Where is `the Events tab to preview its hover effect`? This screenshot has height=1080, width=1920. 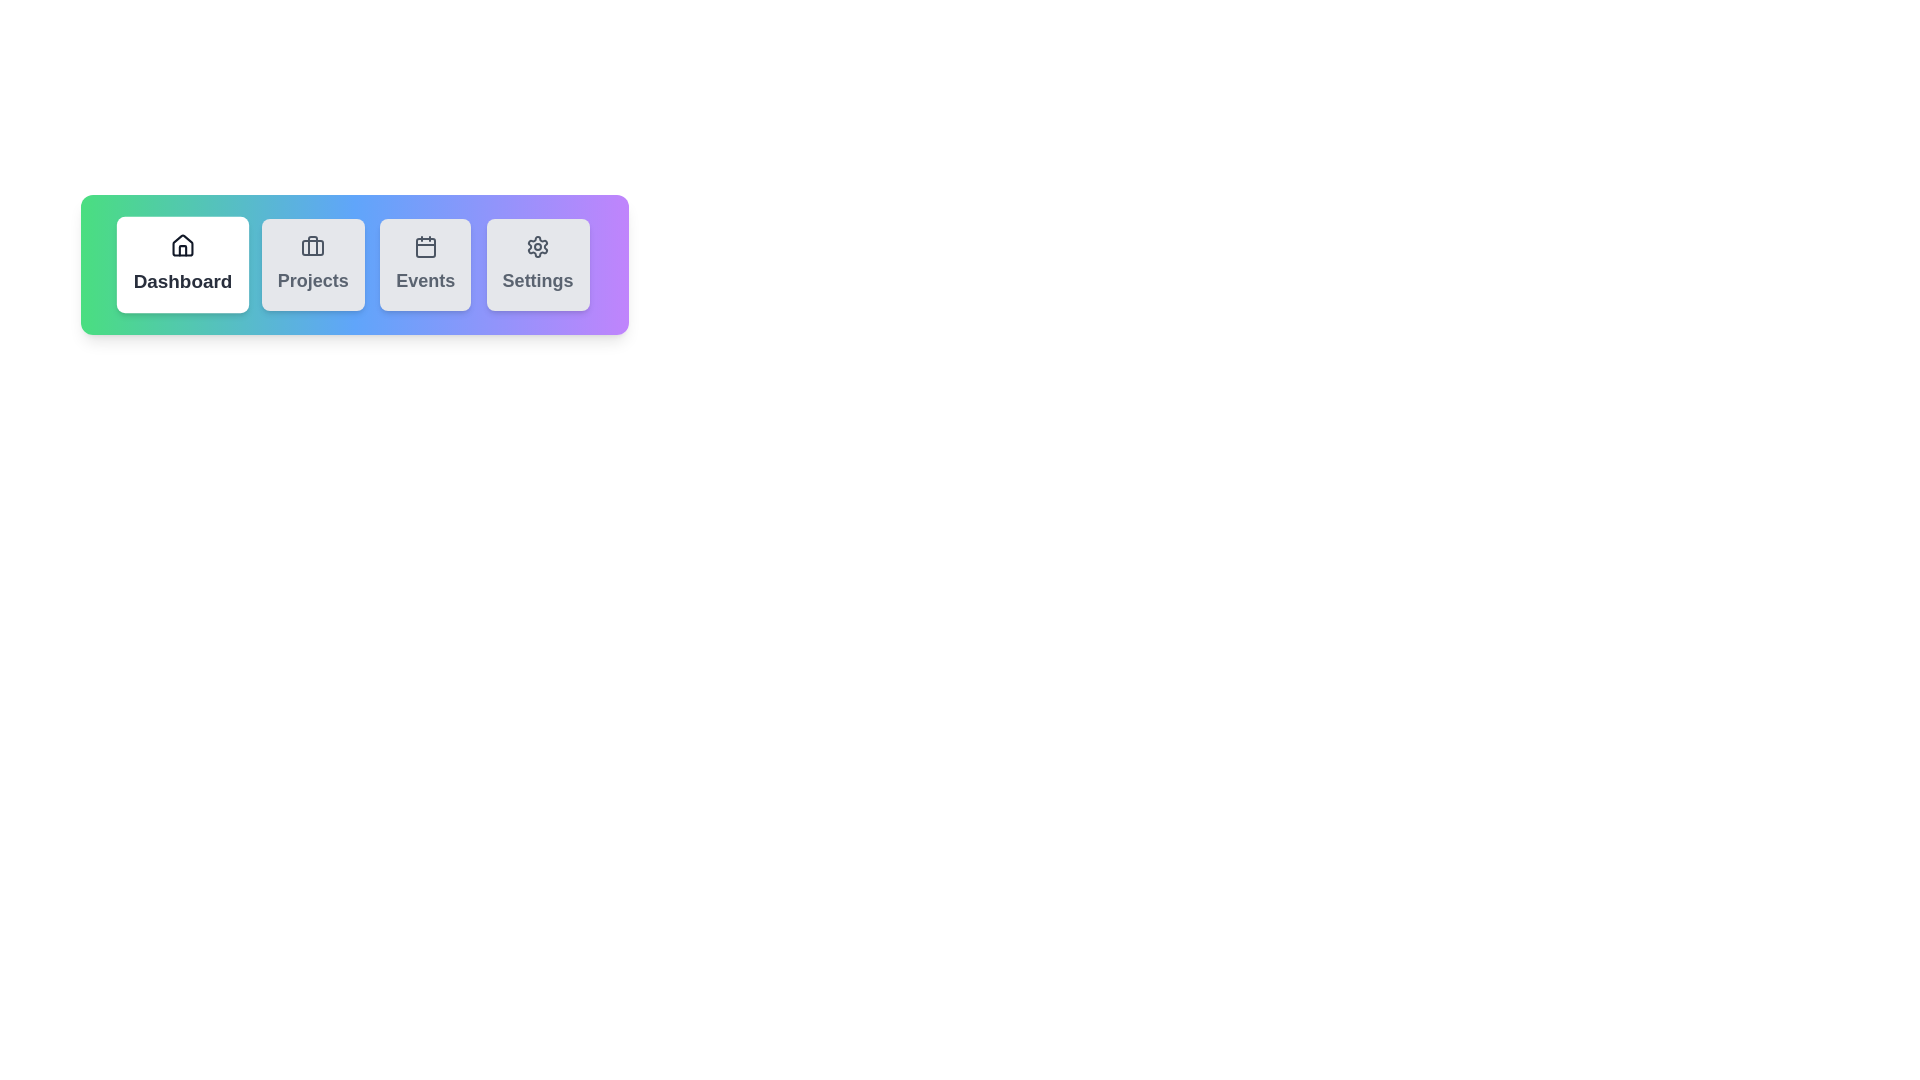 the Events tab to preview its hover effect is located at coordinates (425, 264).